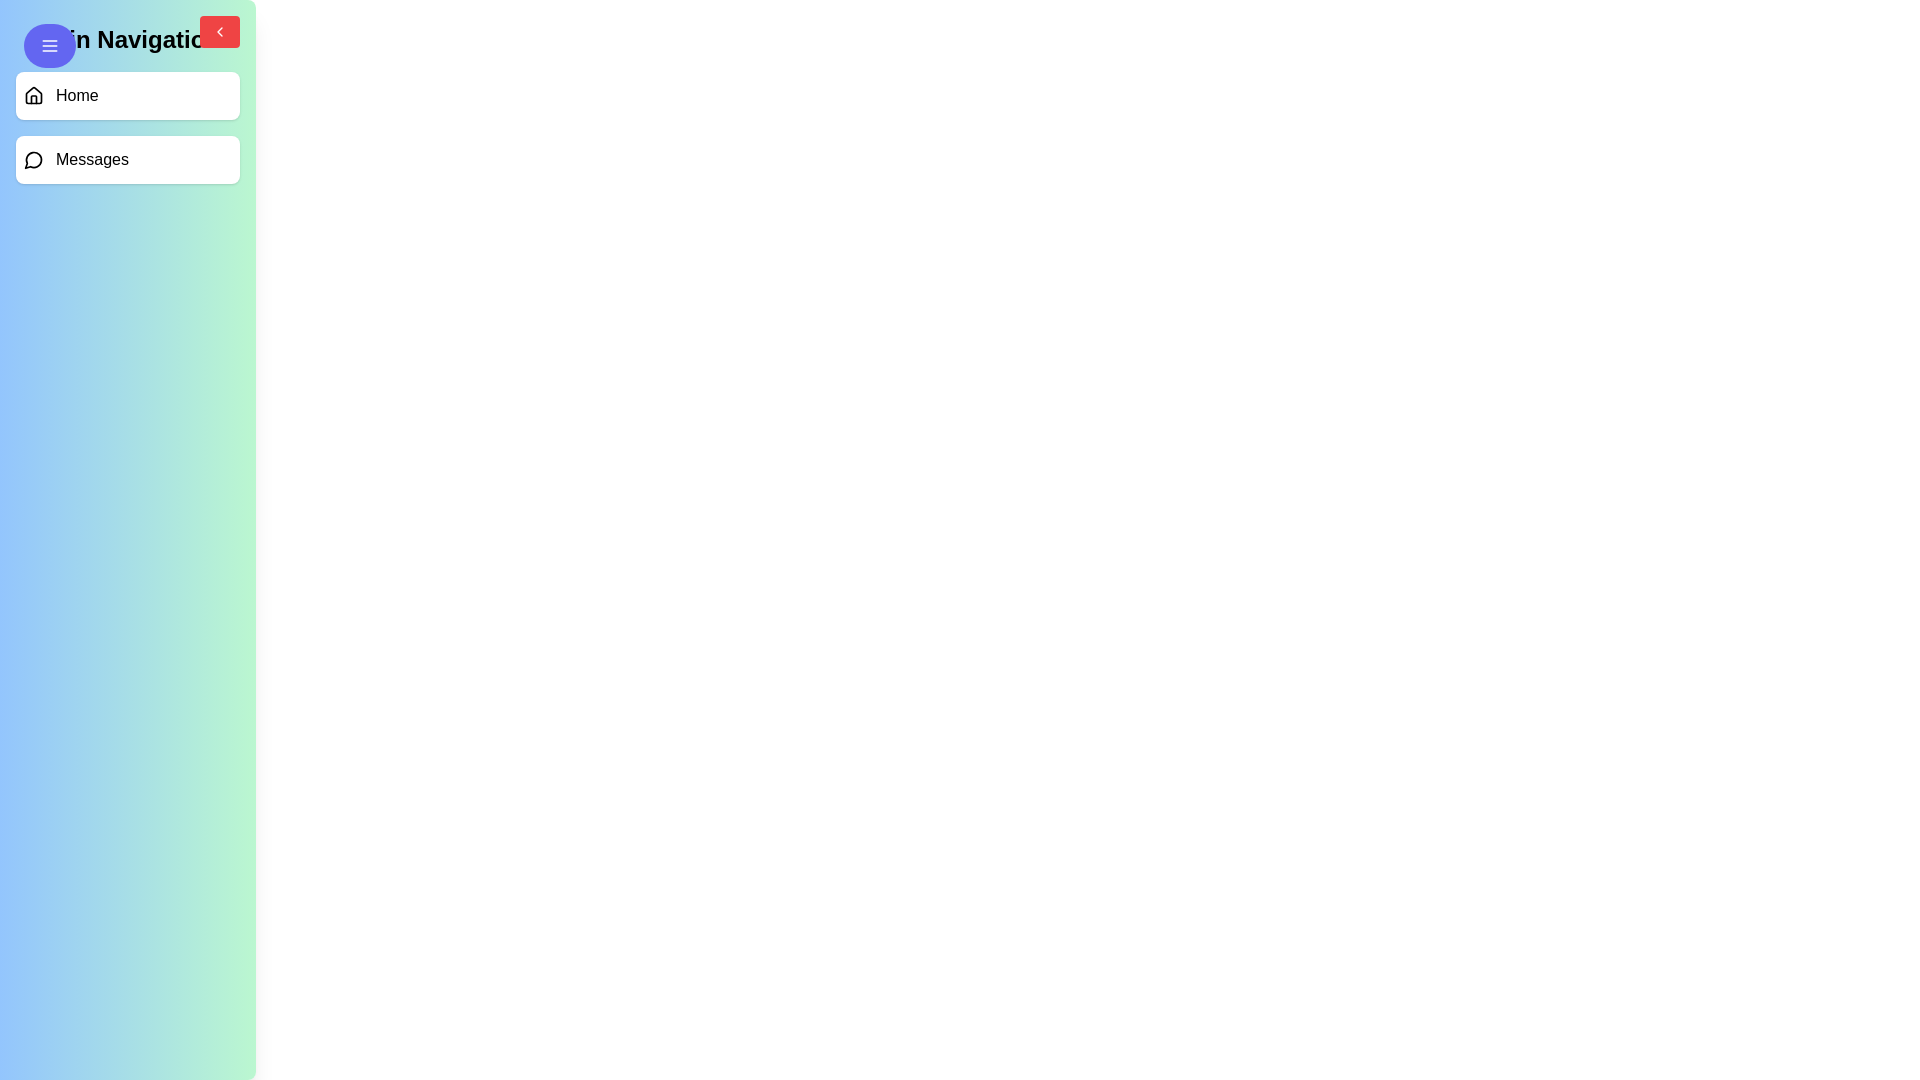 The image size is (1920, 1080). What do you see at coordinates (33, 95) in the screenshot?
I see `the house icon in the vertical navigation menu, which is the leftmost element of the 'Home' option` at bounding box center [33, 95].